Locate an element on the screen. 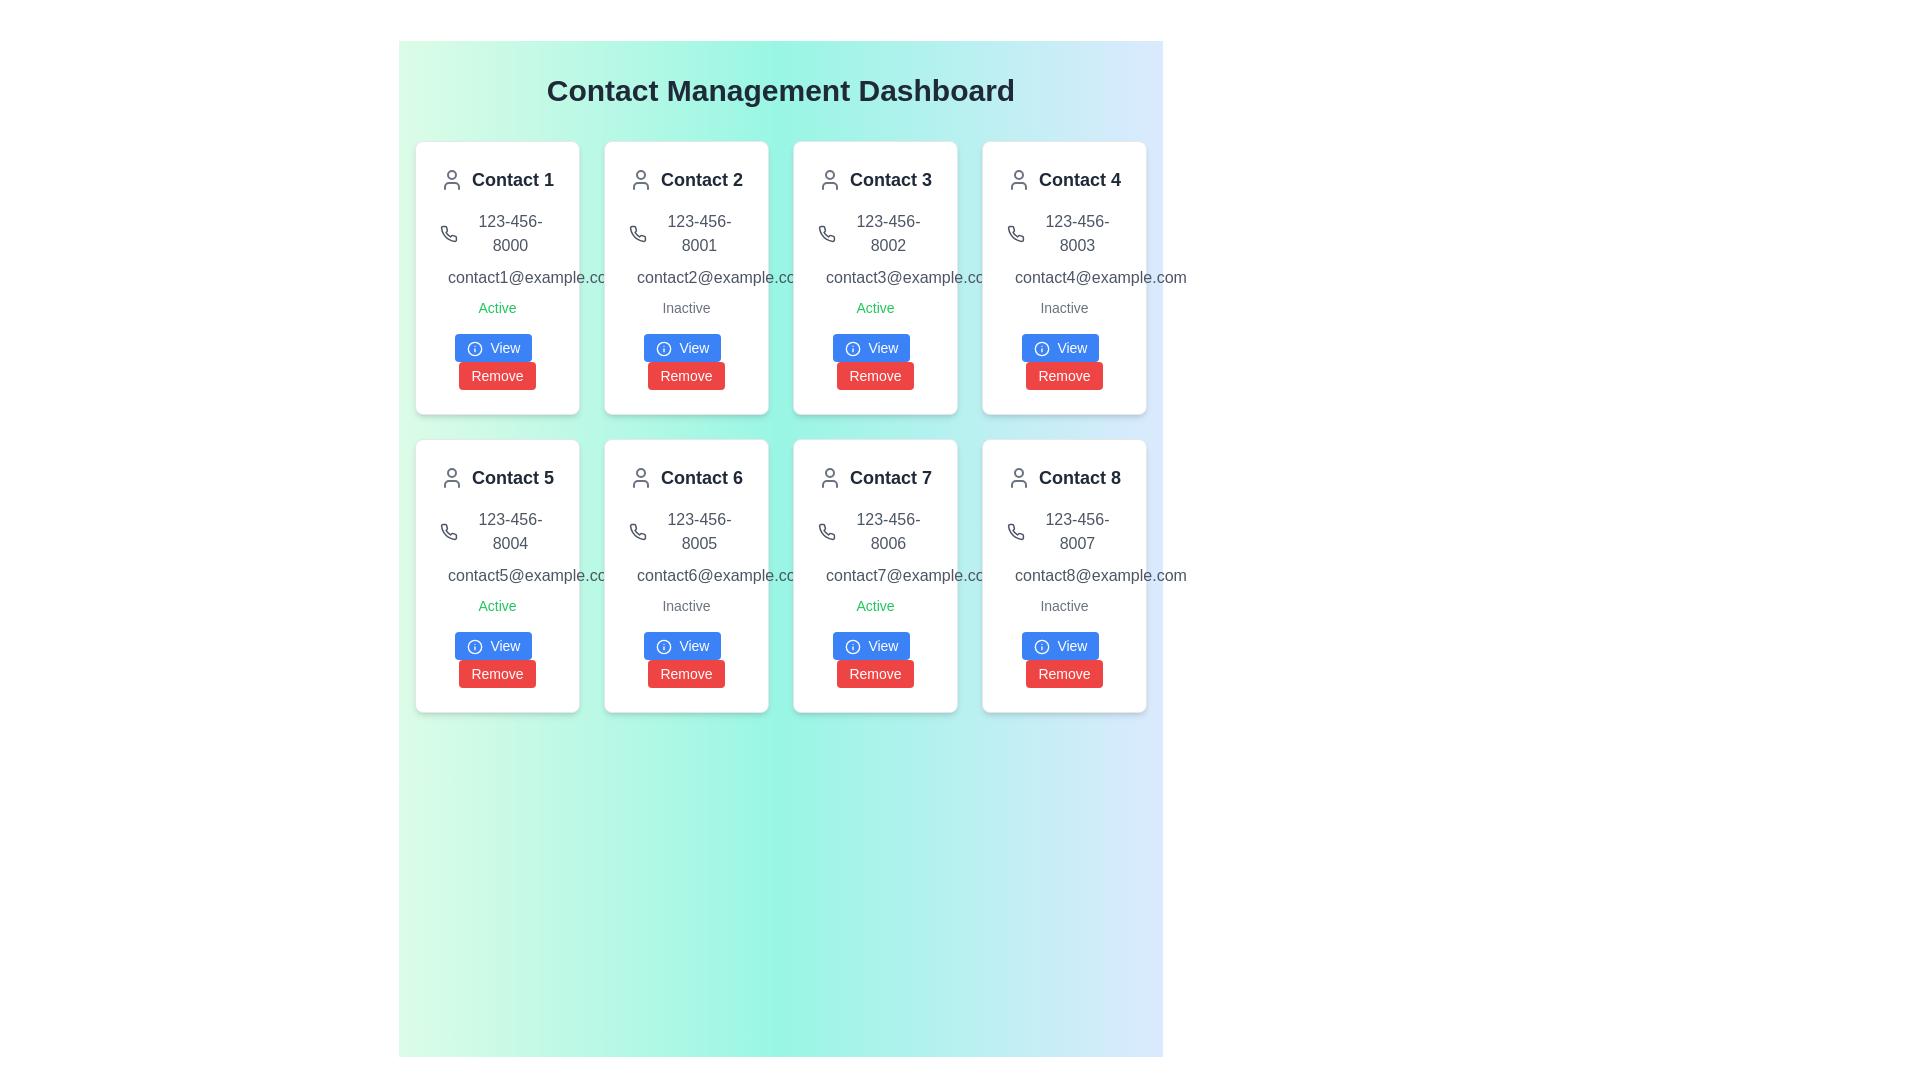 This screenshot has height=1080, width=1920. the red 'Remove' button with white text located below the 'View' button in the 'Contact 3' card is located at coordinates (874, 375).